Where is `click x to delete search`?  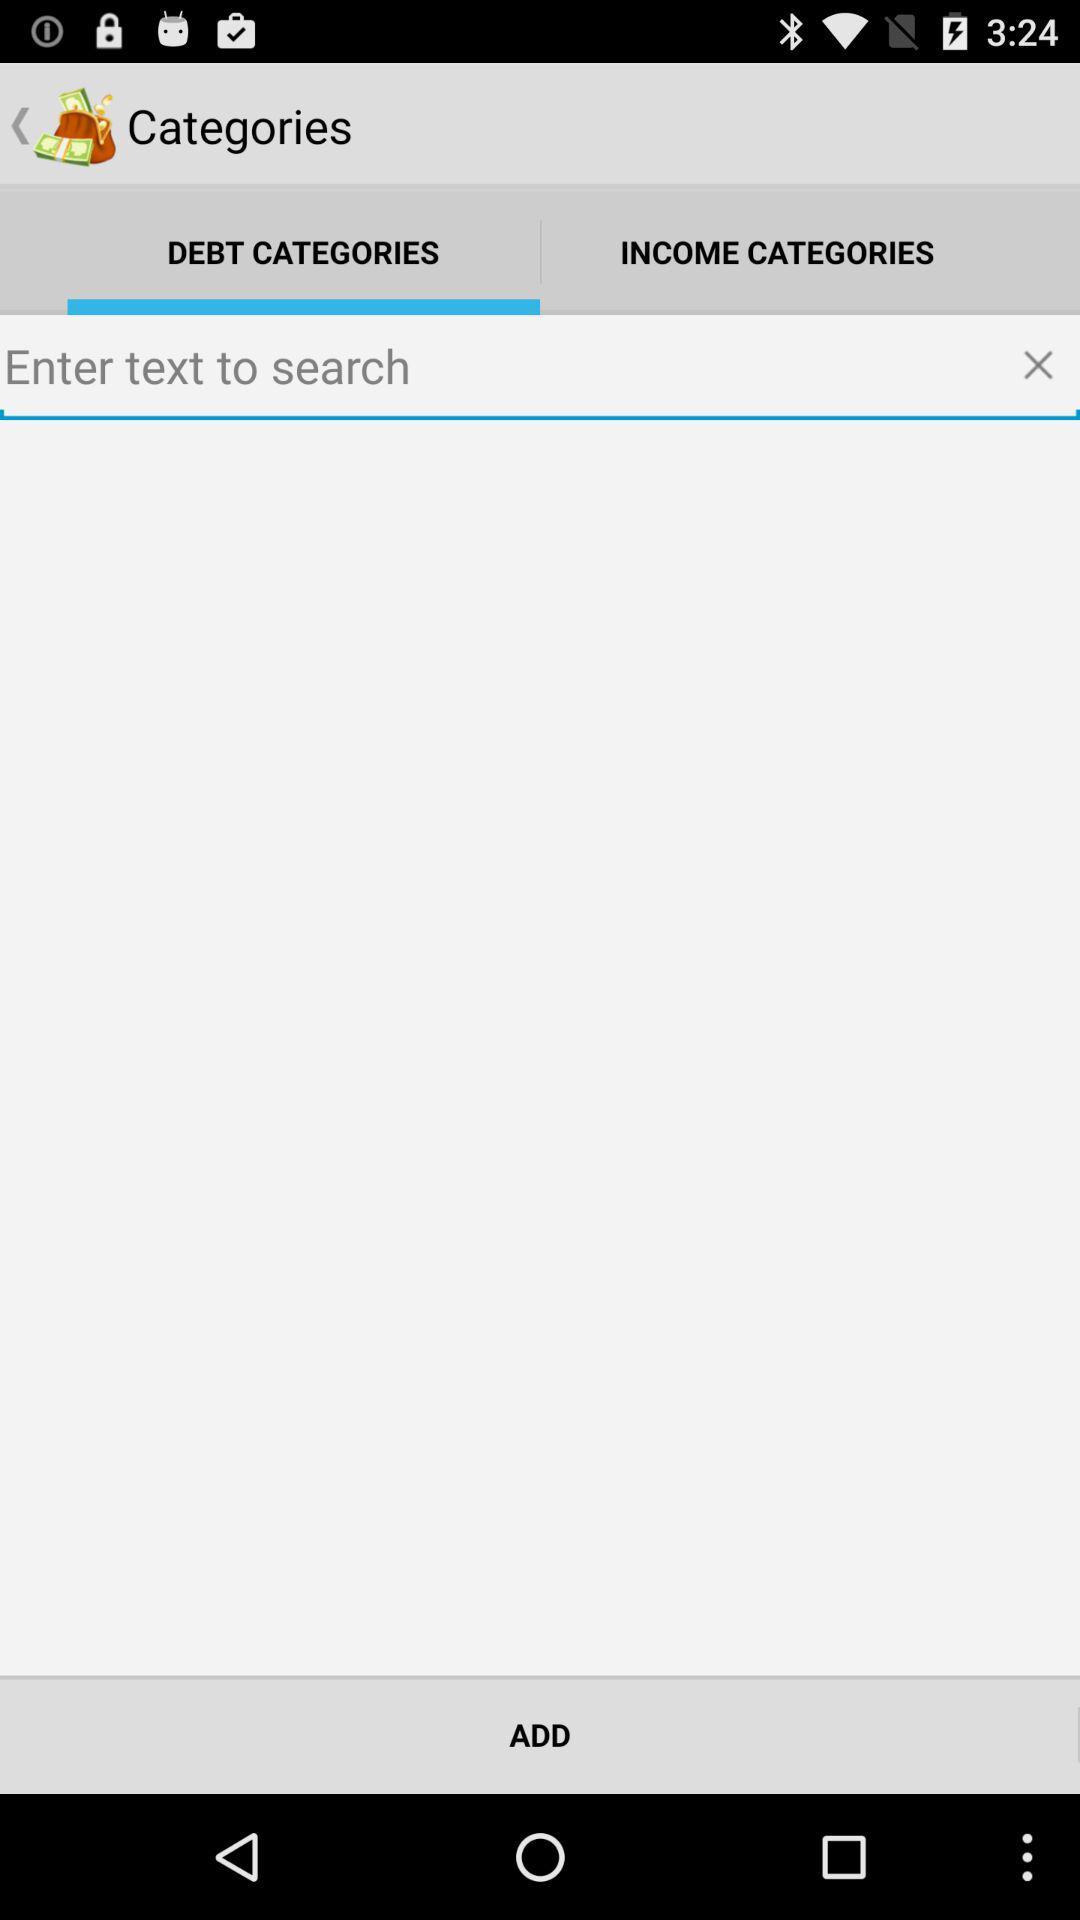
click x to delete search is located at coordinates (1044, 367).